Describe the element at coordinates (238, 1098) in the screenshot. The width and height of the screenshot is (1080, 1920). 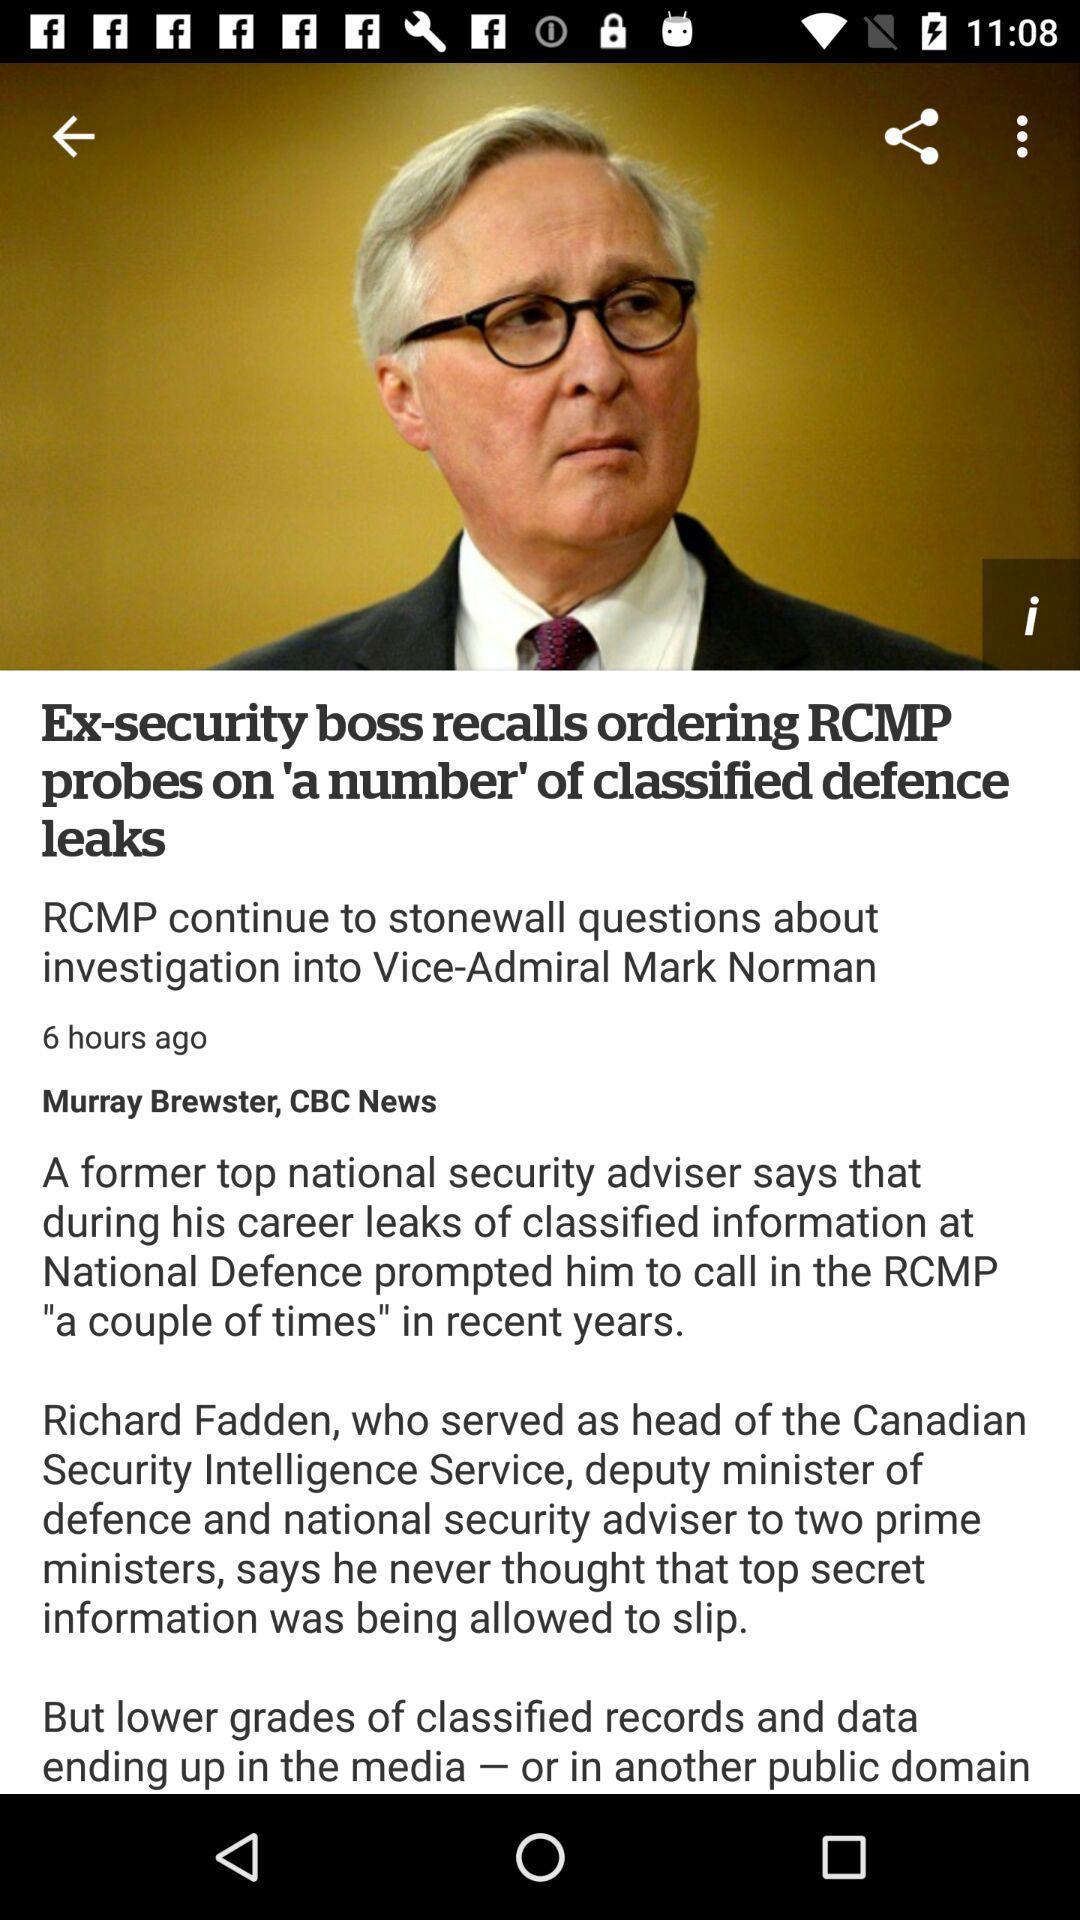
I see `the murray brewster cbc icon` at that location.